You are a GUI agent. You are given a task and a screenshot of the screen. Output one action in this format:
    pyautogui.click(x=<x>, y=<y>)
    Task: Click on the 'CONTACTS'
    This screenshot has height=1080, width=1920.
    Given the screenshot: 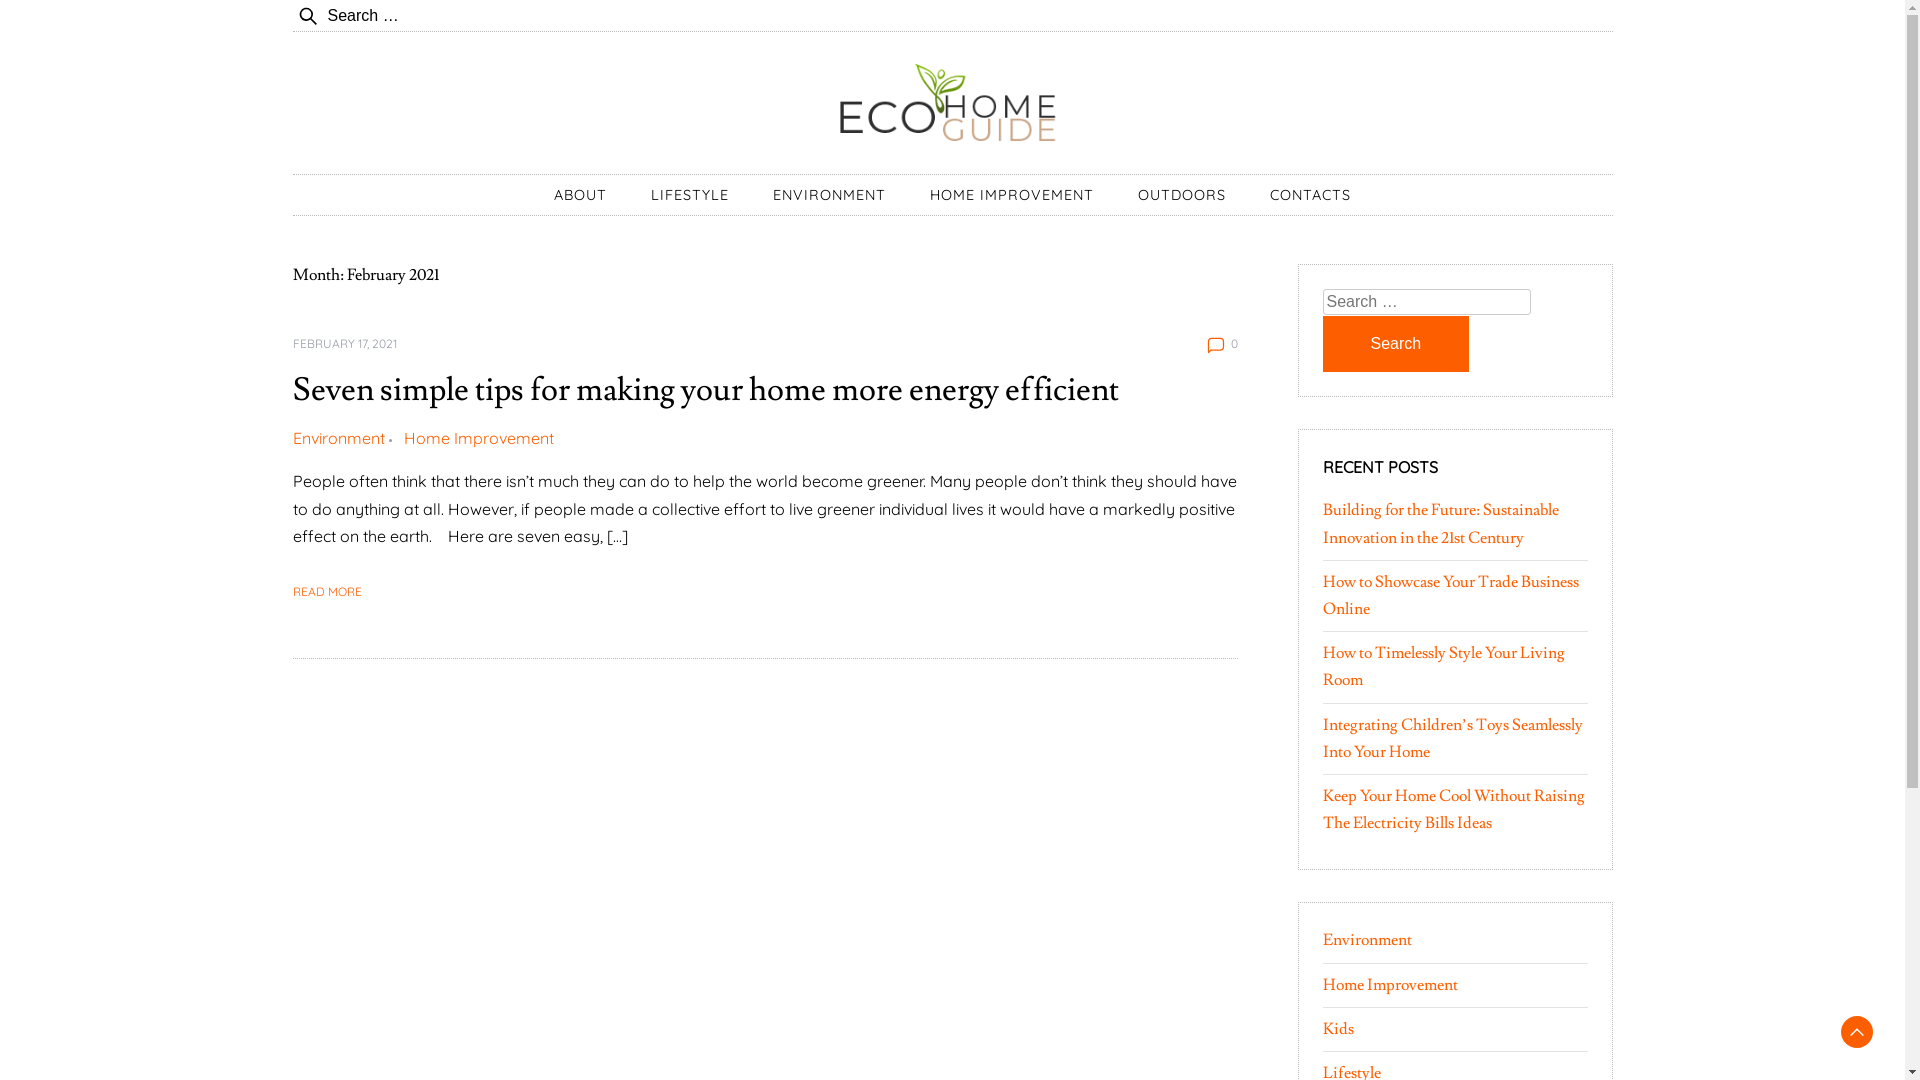 What is the action you would take?
    pyautogui.click(x=1310, y=195)
    